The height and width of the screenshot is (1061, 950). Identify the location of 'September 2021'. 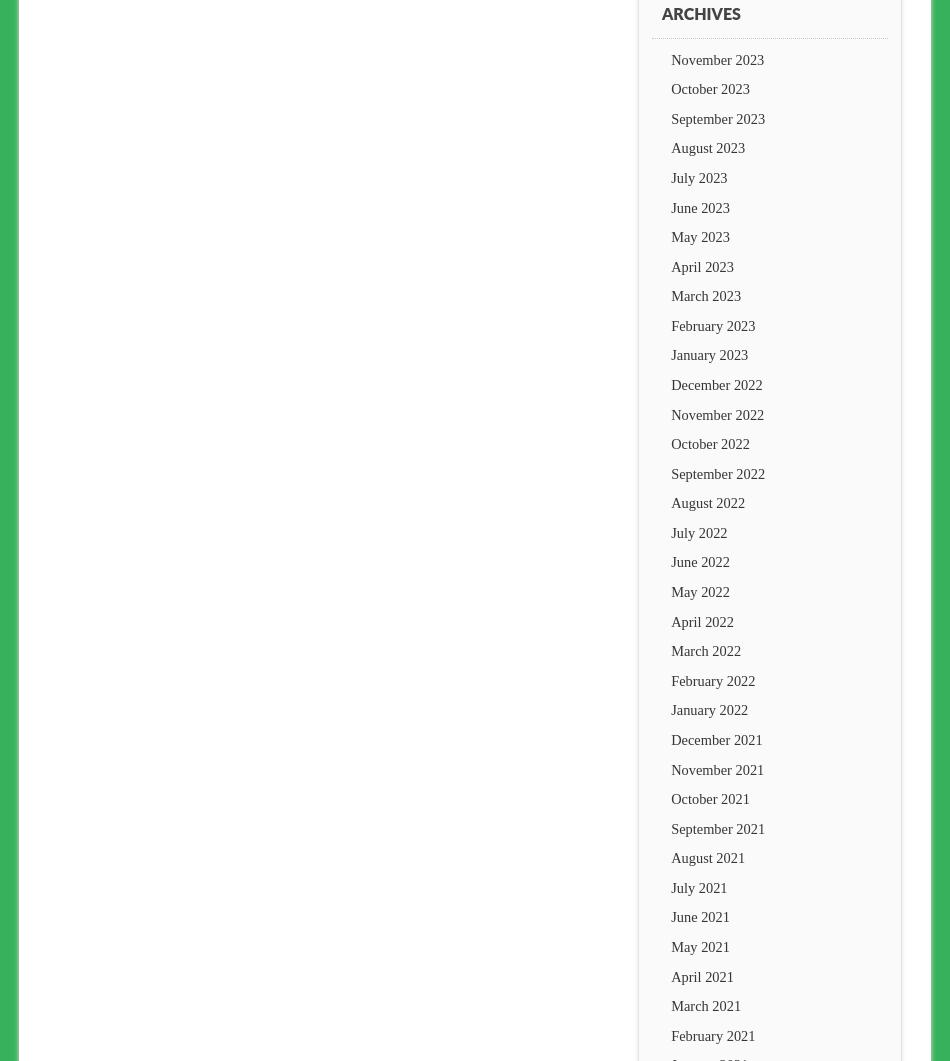
(717, 828).